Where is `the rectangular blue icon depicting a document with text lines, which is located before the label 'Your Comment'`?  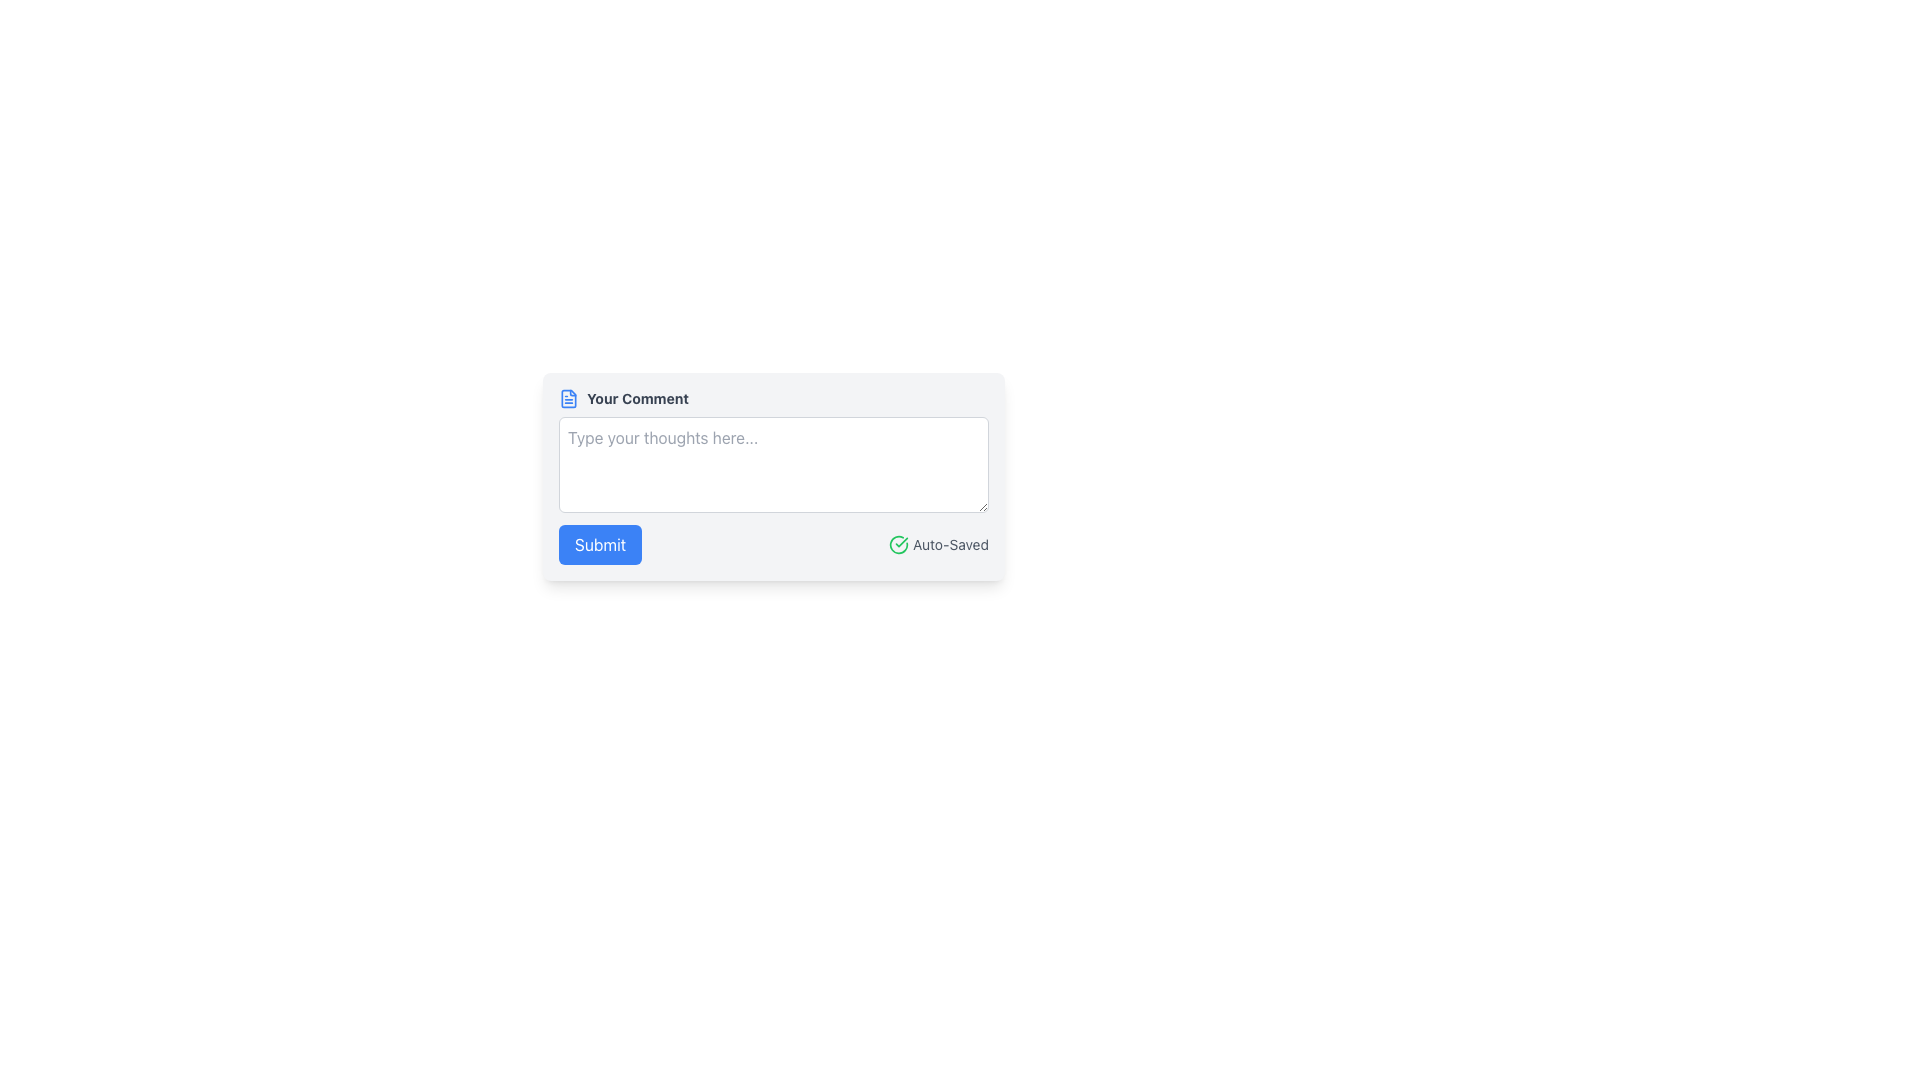
the rectangular blue icon depicting a document with text lines, which is located before the label 'Your Comment' is located at coordinates (568, 398).